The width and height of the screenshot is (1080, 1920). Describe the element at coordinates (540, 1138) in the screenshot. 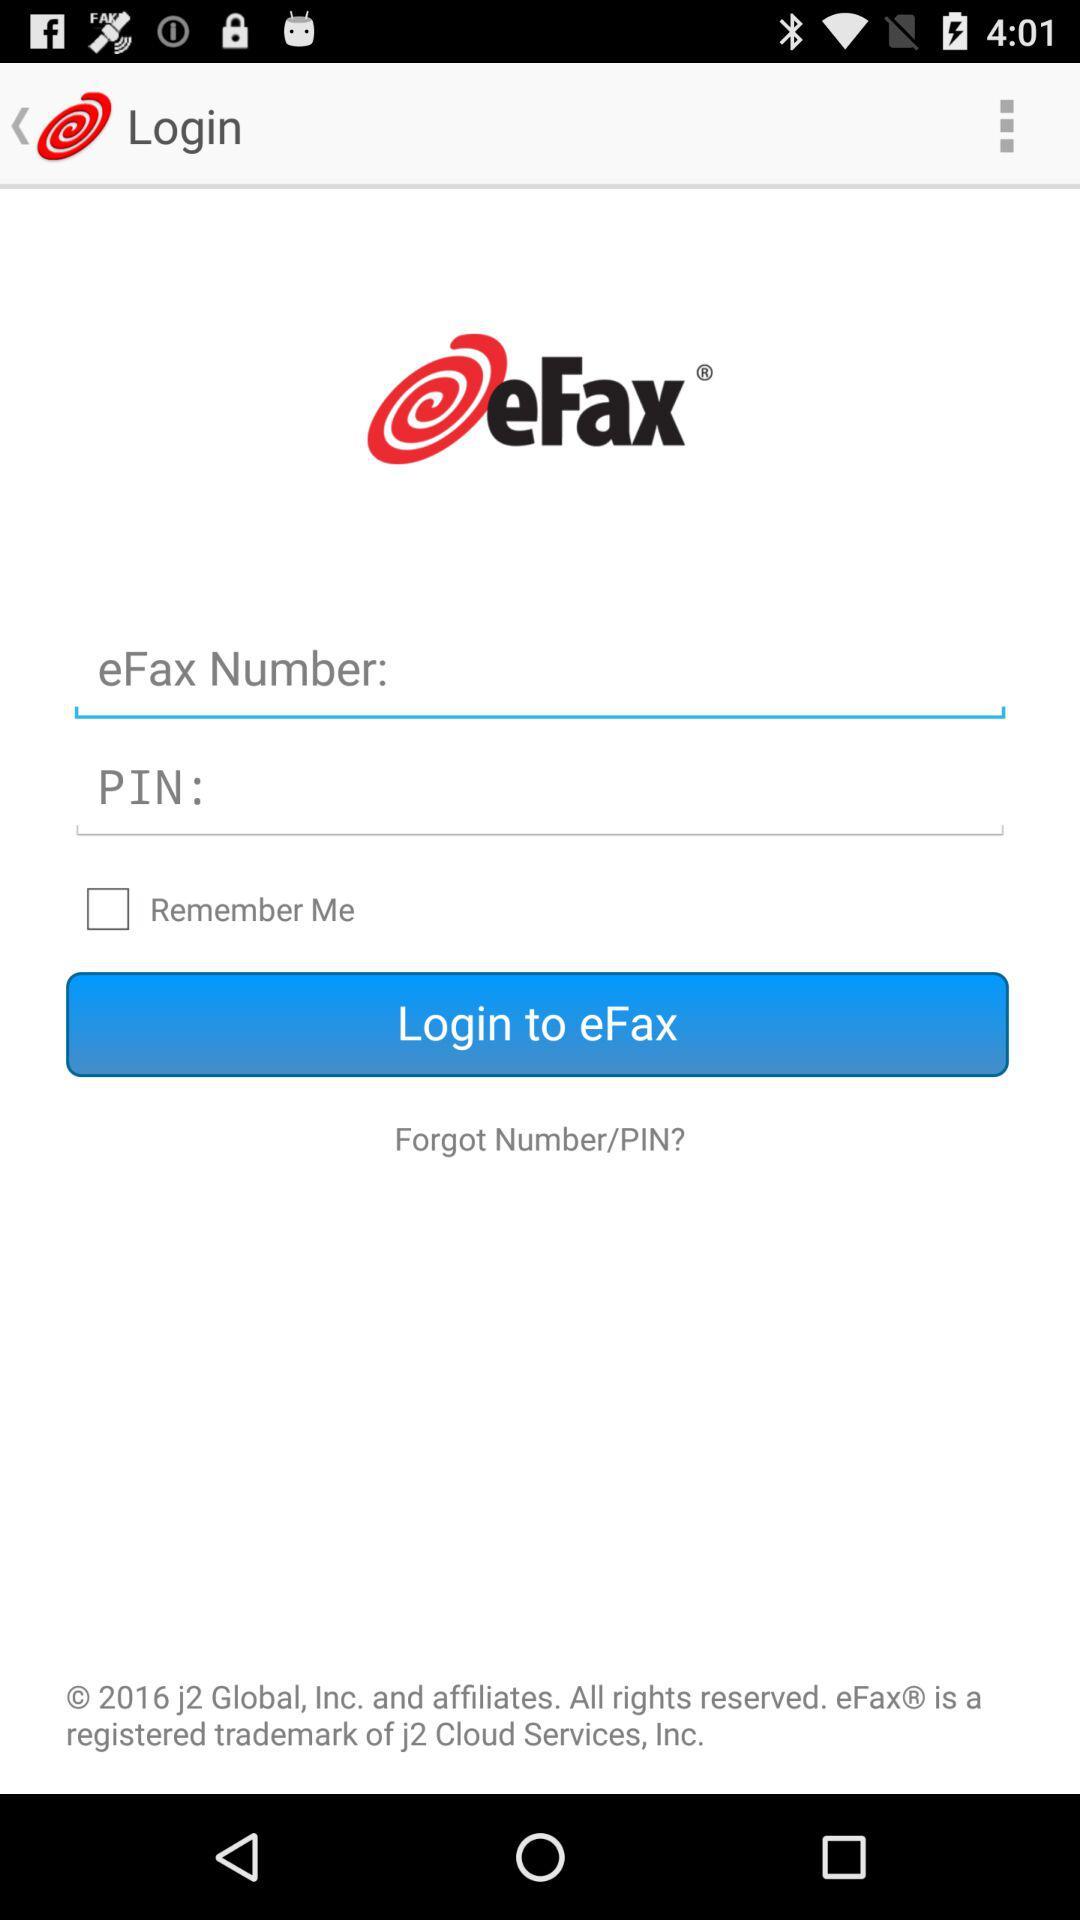

I see `forgot number/pin? icon` at that location.